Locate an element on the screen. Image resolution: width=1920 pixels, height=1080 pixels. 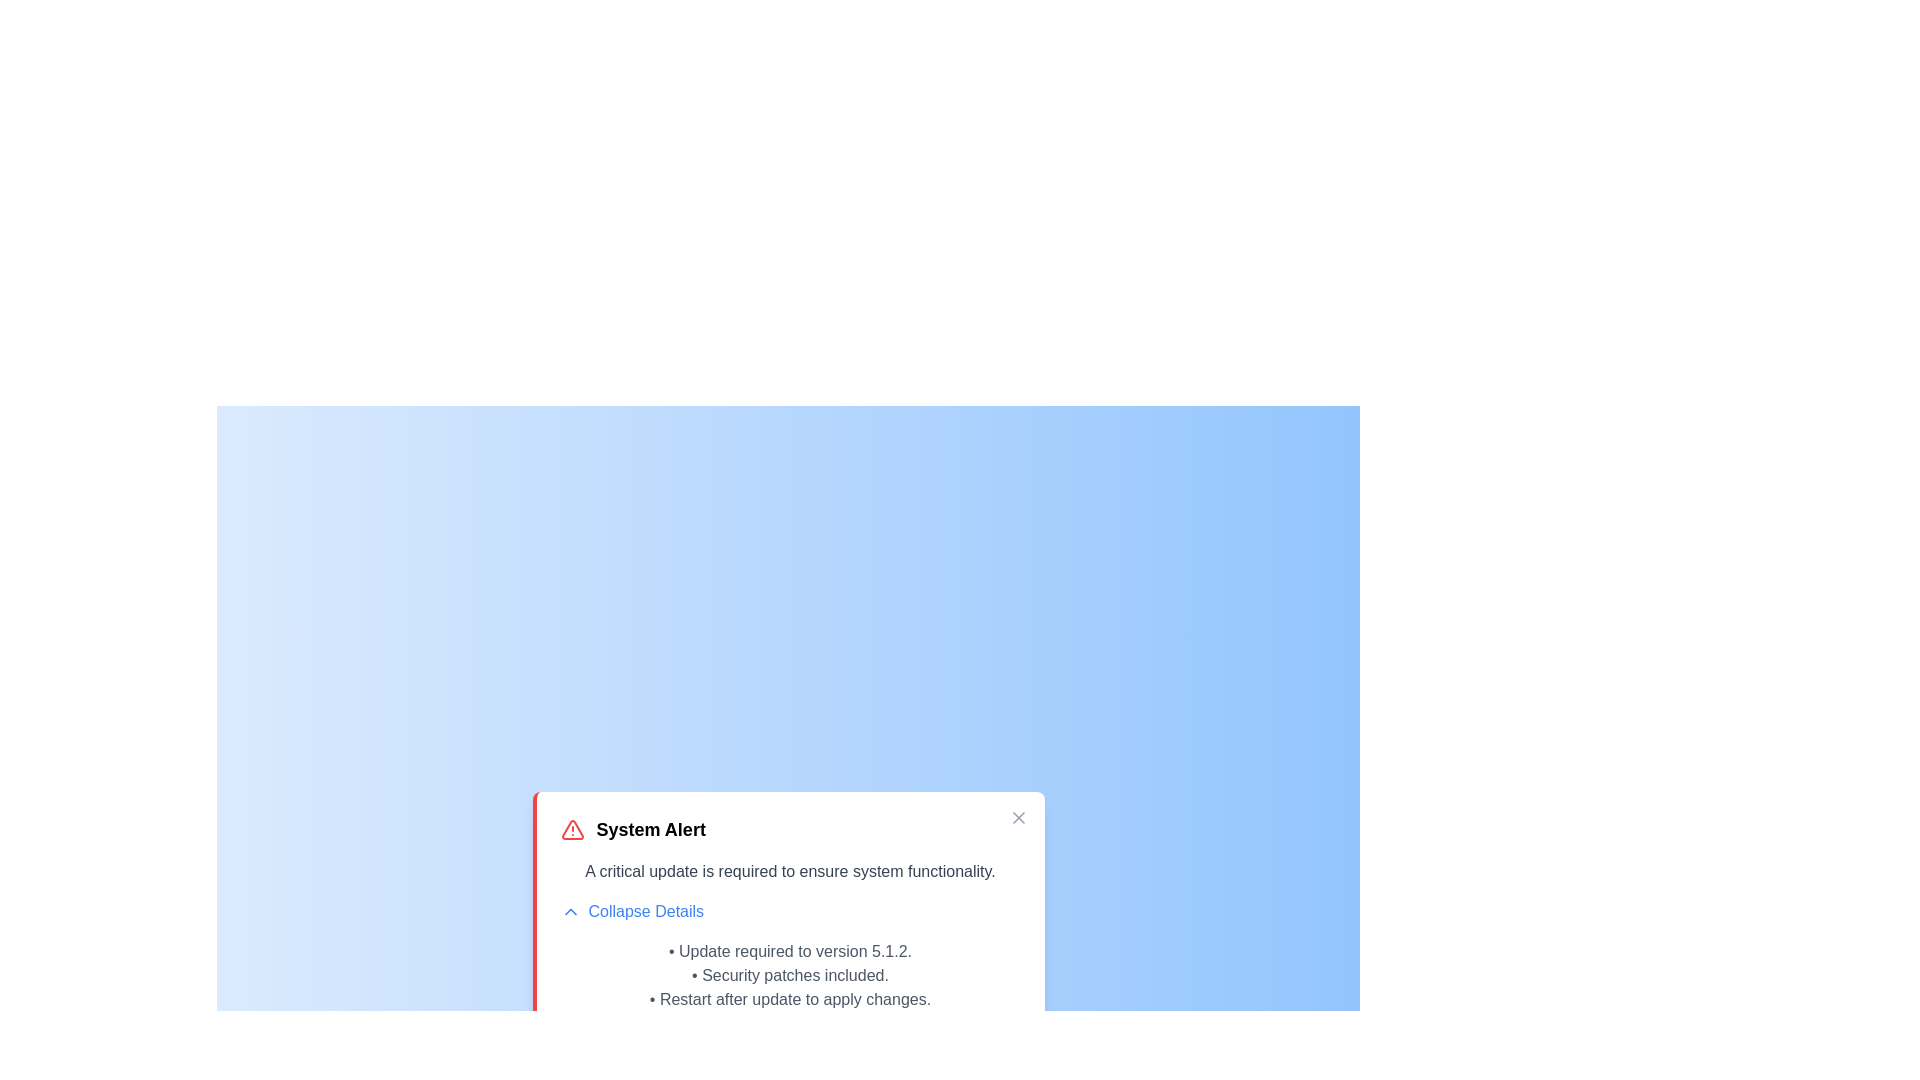
the 'Collapse Details' button to toggle the details section is located at coordinates (631, 911).